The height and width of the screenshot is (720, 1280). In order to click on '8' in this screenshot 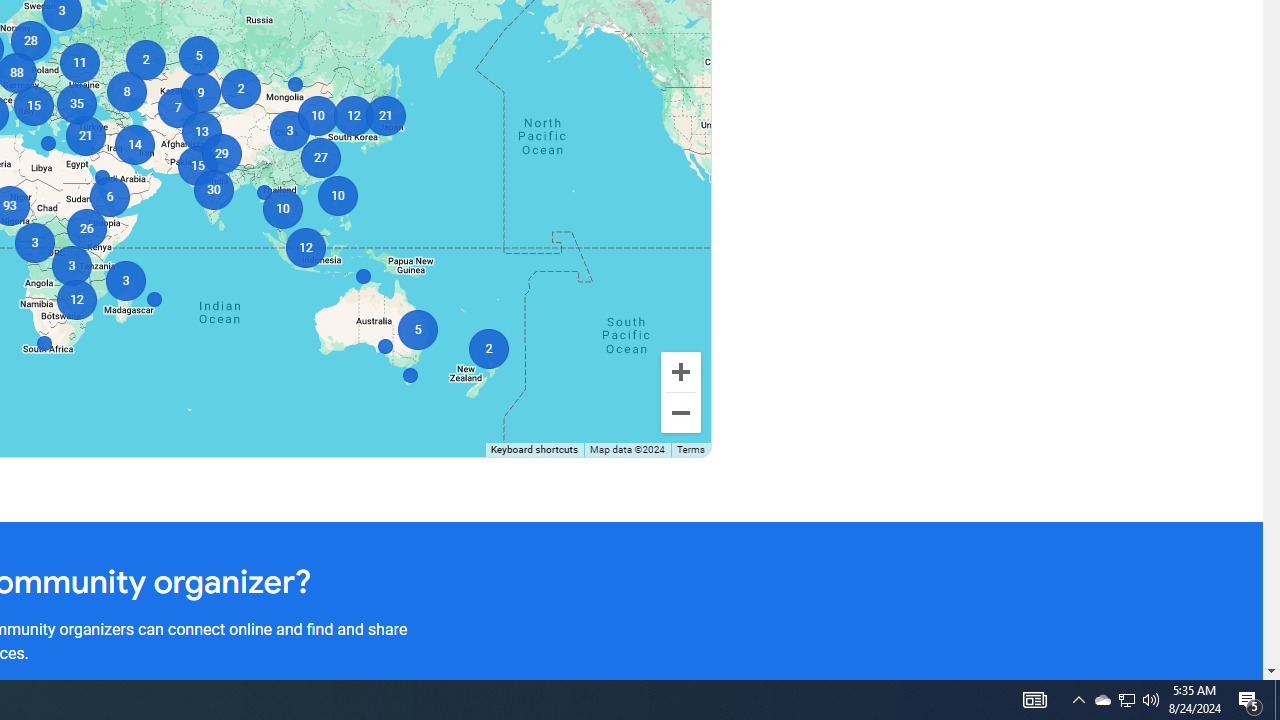, I will do `click(125, 92)`.